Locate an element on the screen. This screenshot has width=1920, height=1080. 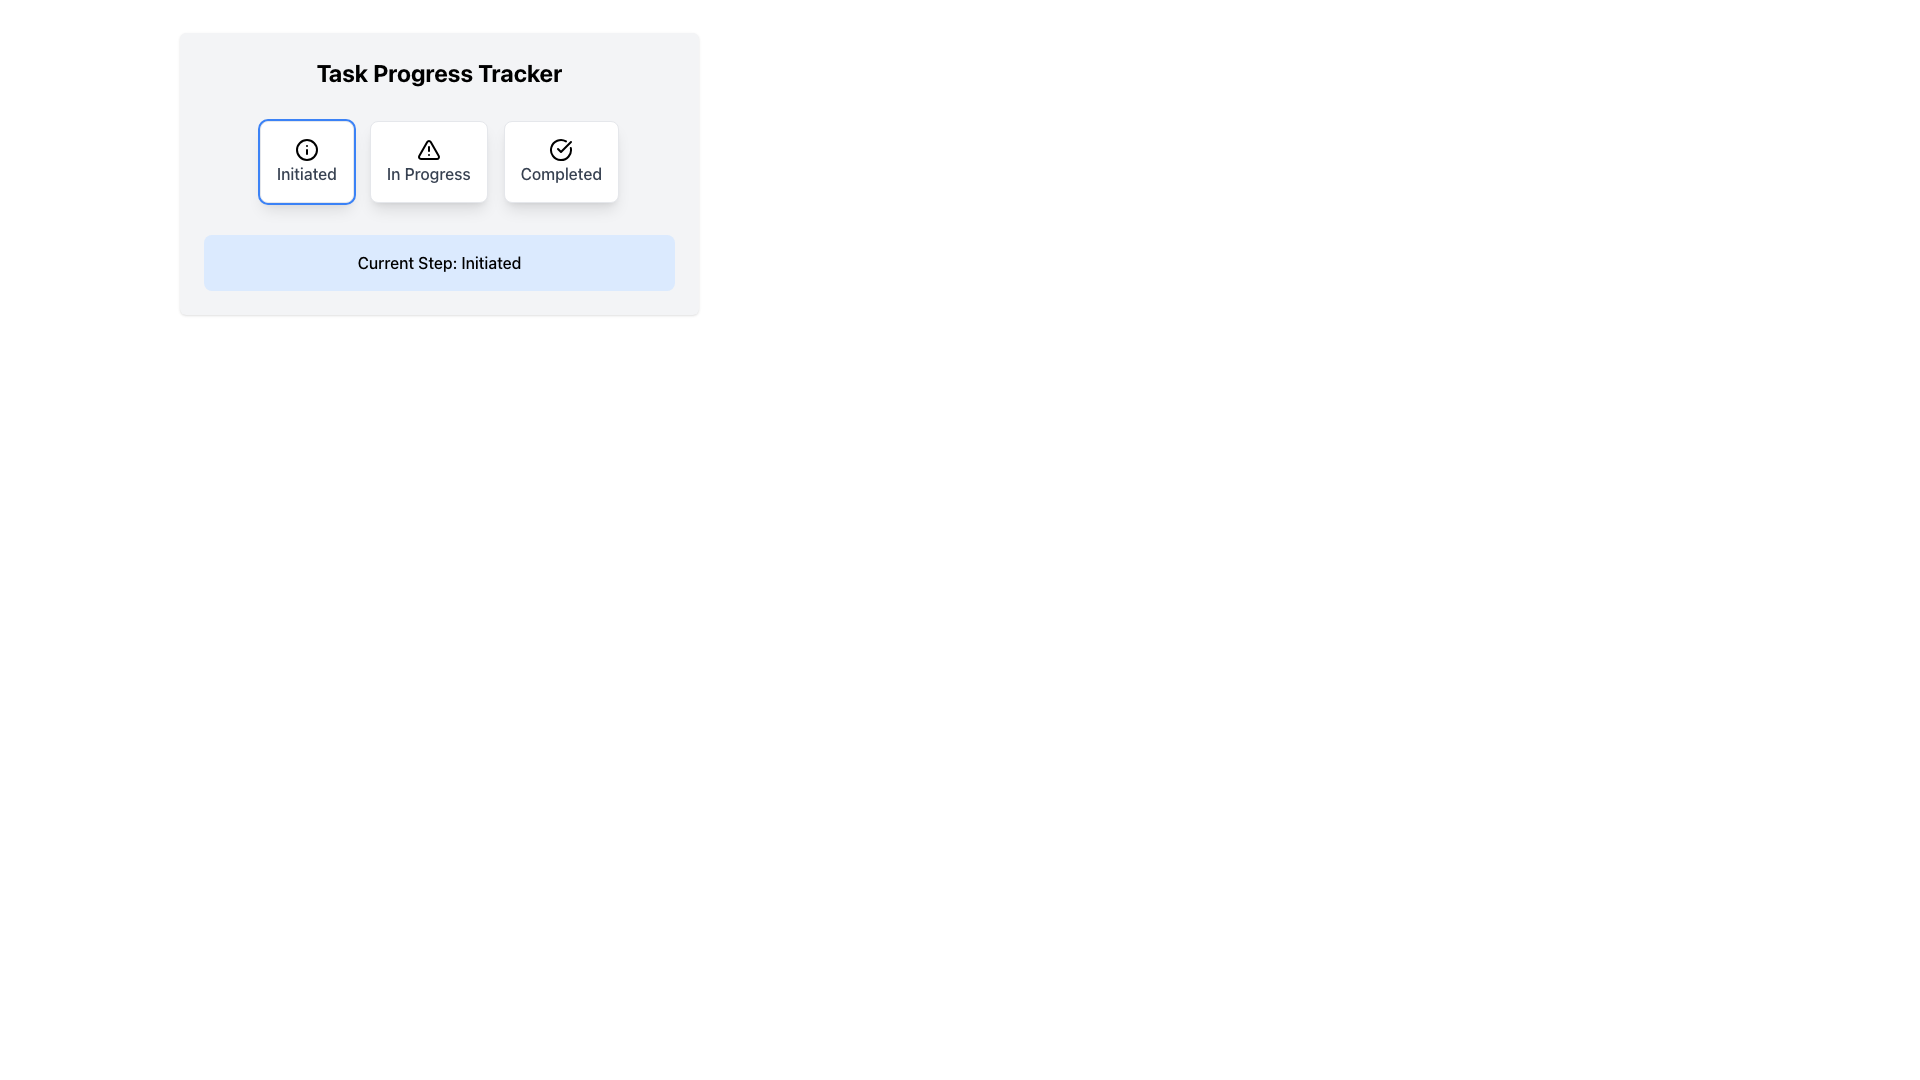
the 'In Progress' status label in the Task Progress Tracker, which is located directly below the triangle alert icon and is the middle element among the three status indicators is located at coordinates (427, 172).